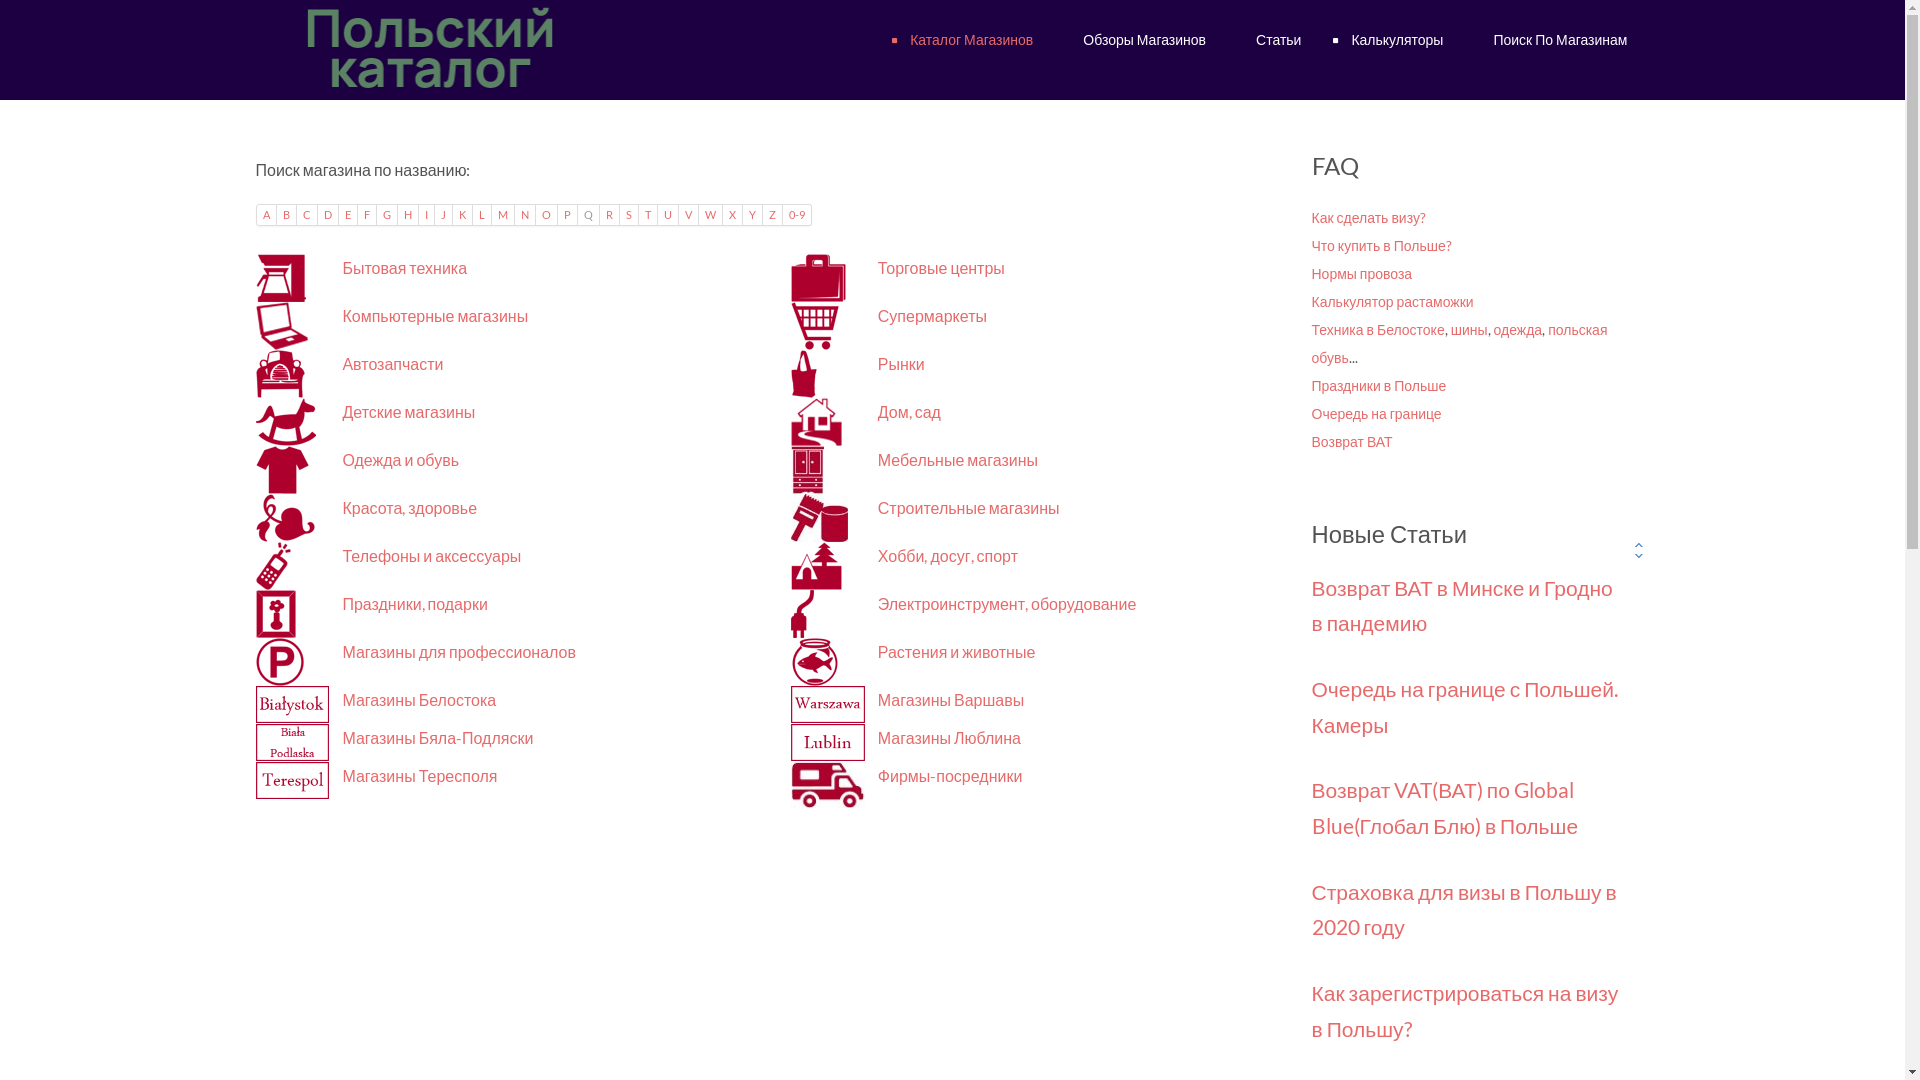 The width and height of the screenshot is (1920, 1080). Describe the element at coordinates (337, 215) in the screenshot. I see `'E'` at that location.